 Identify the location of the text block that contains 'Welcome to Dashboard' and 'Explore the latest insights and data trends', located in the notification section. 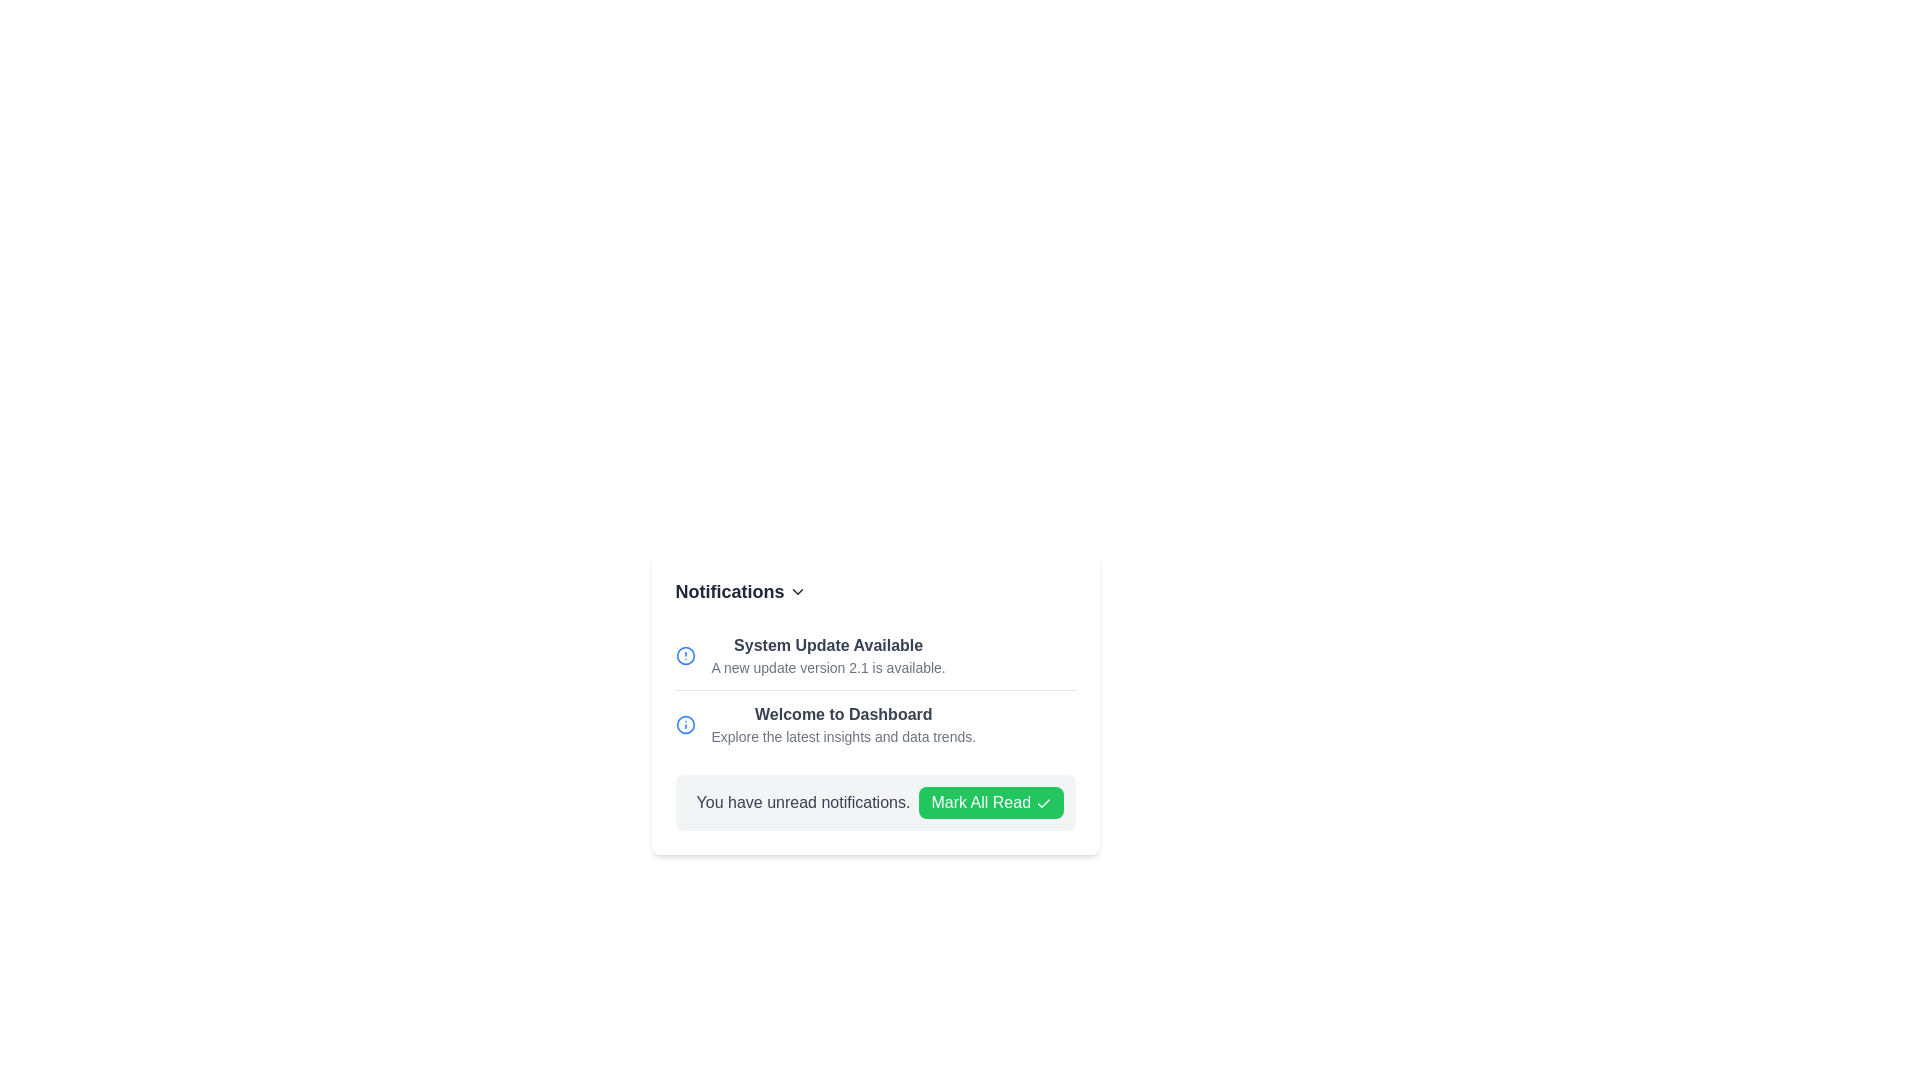
(843, 725).